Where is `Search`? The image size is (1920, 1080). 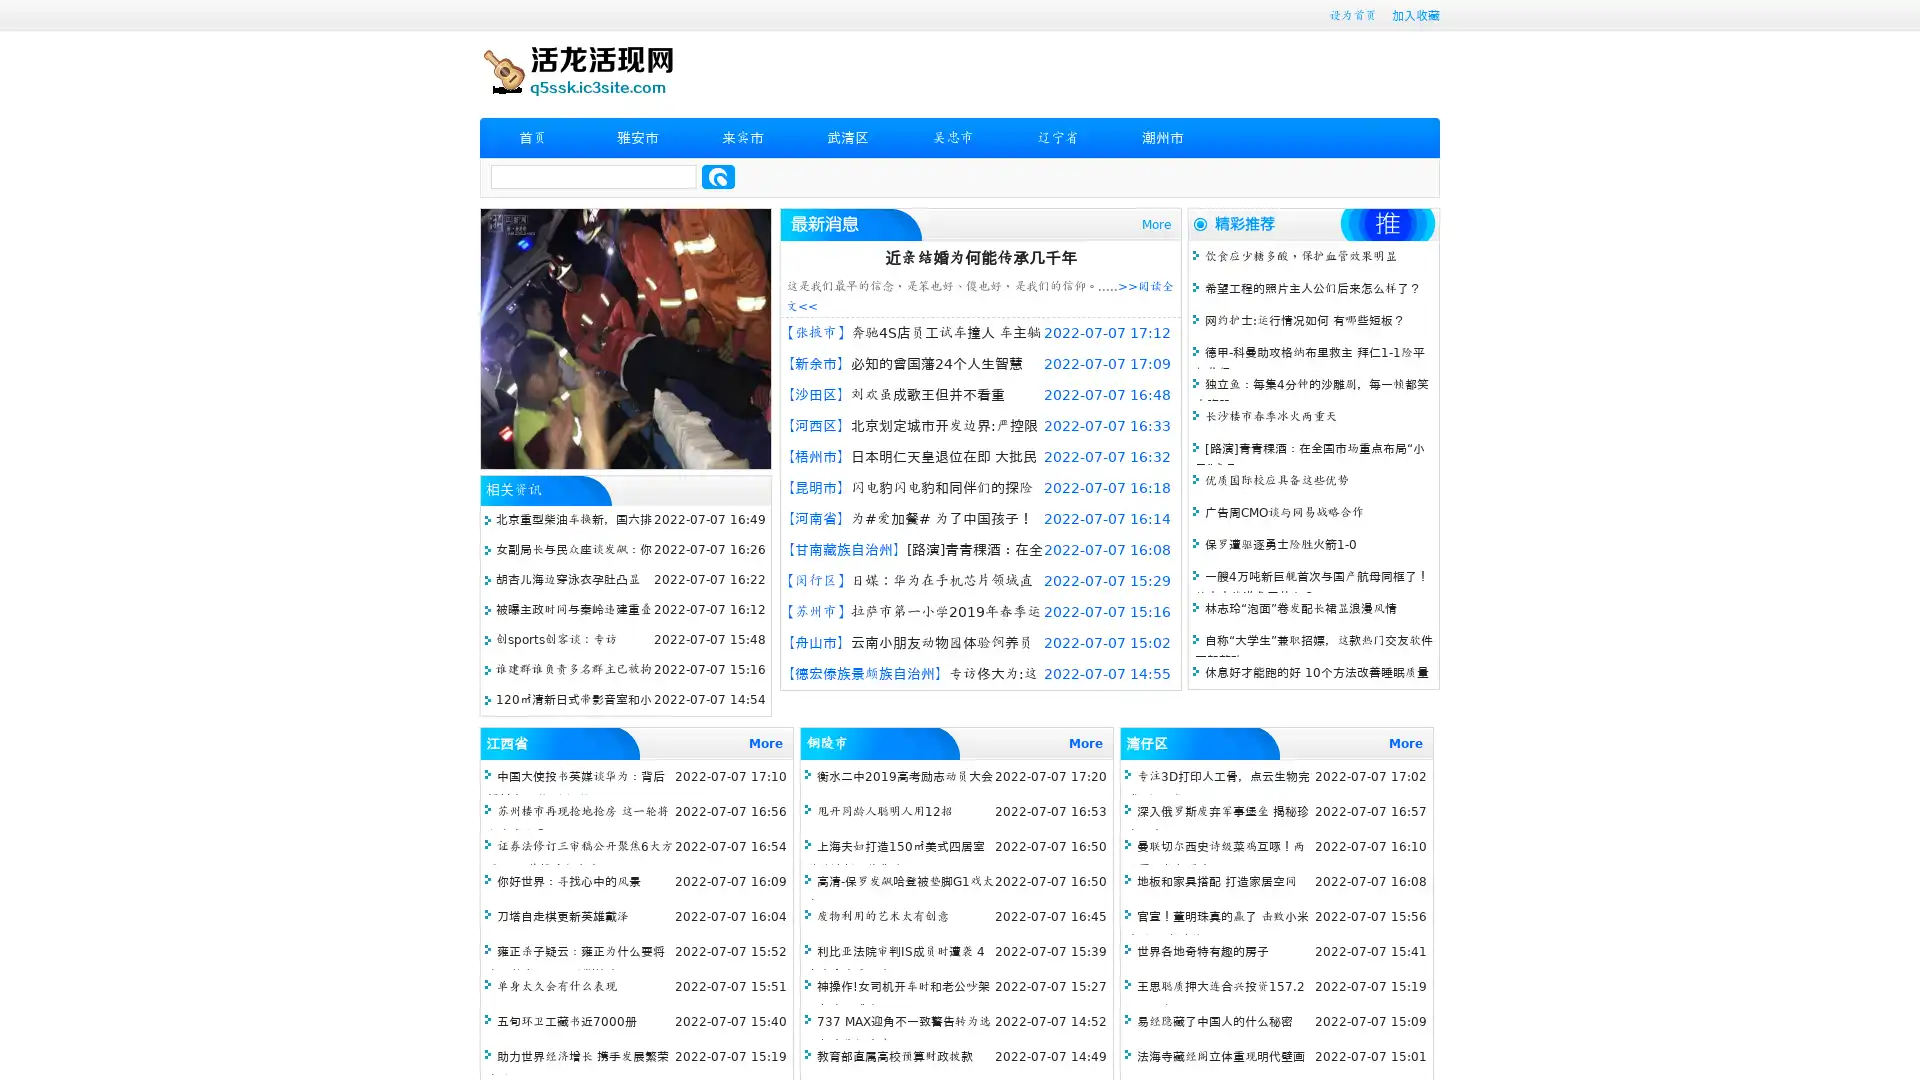 Search is located at coordinates (718, 176).